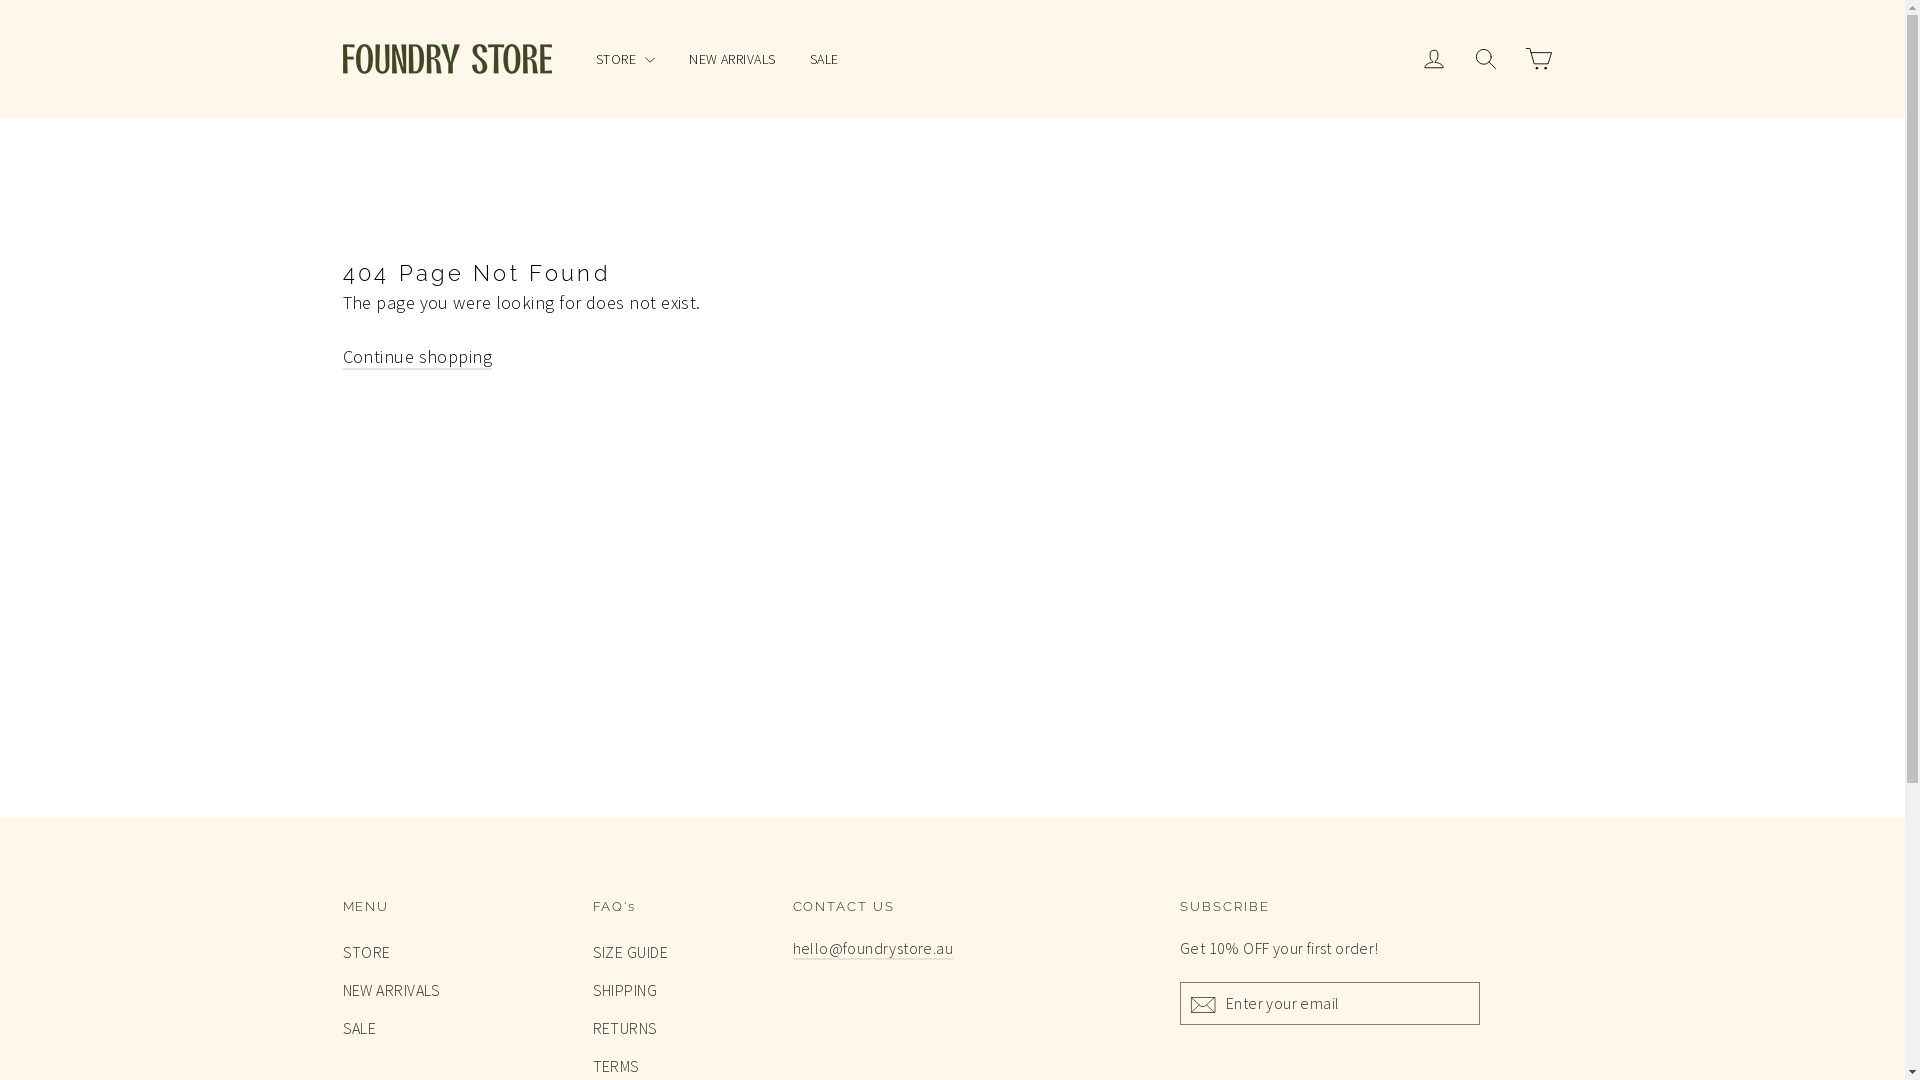 The image size is (1920, 1080). I want to click on 'Continue shopping', so click(341, 356).